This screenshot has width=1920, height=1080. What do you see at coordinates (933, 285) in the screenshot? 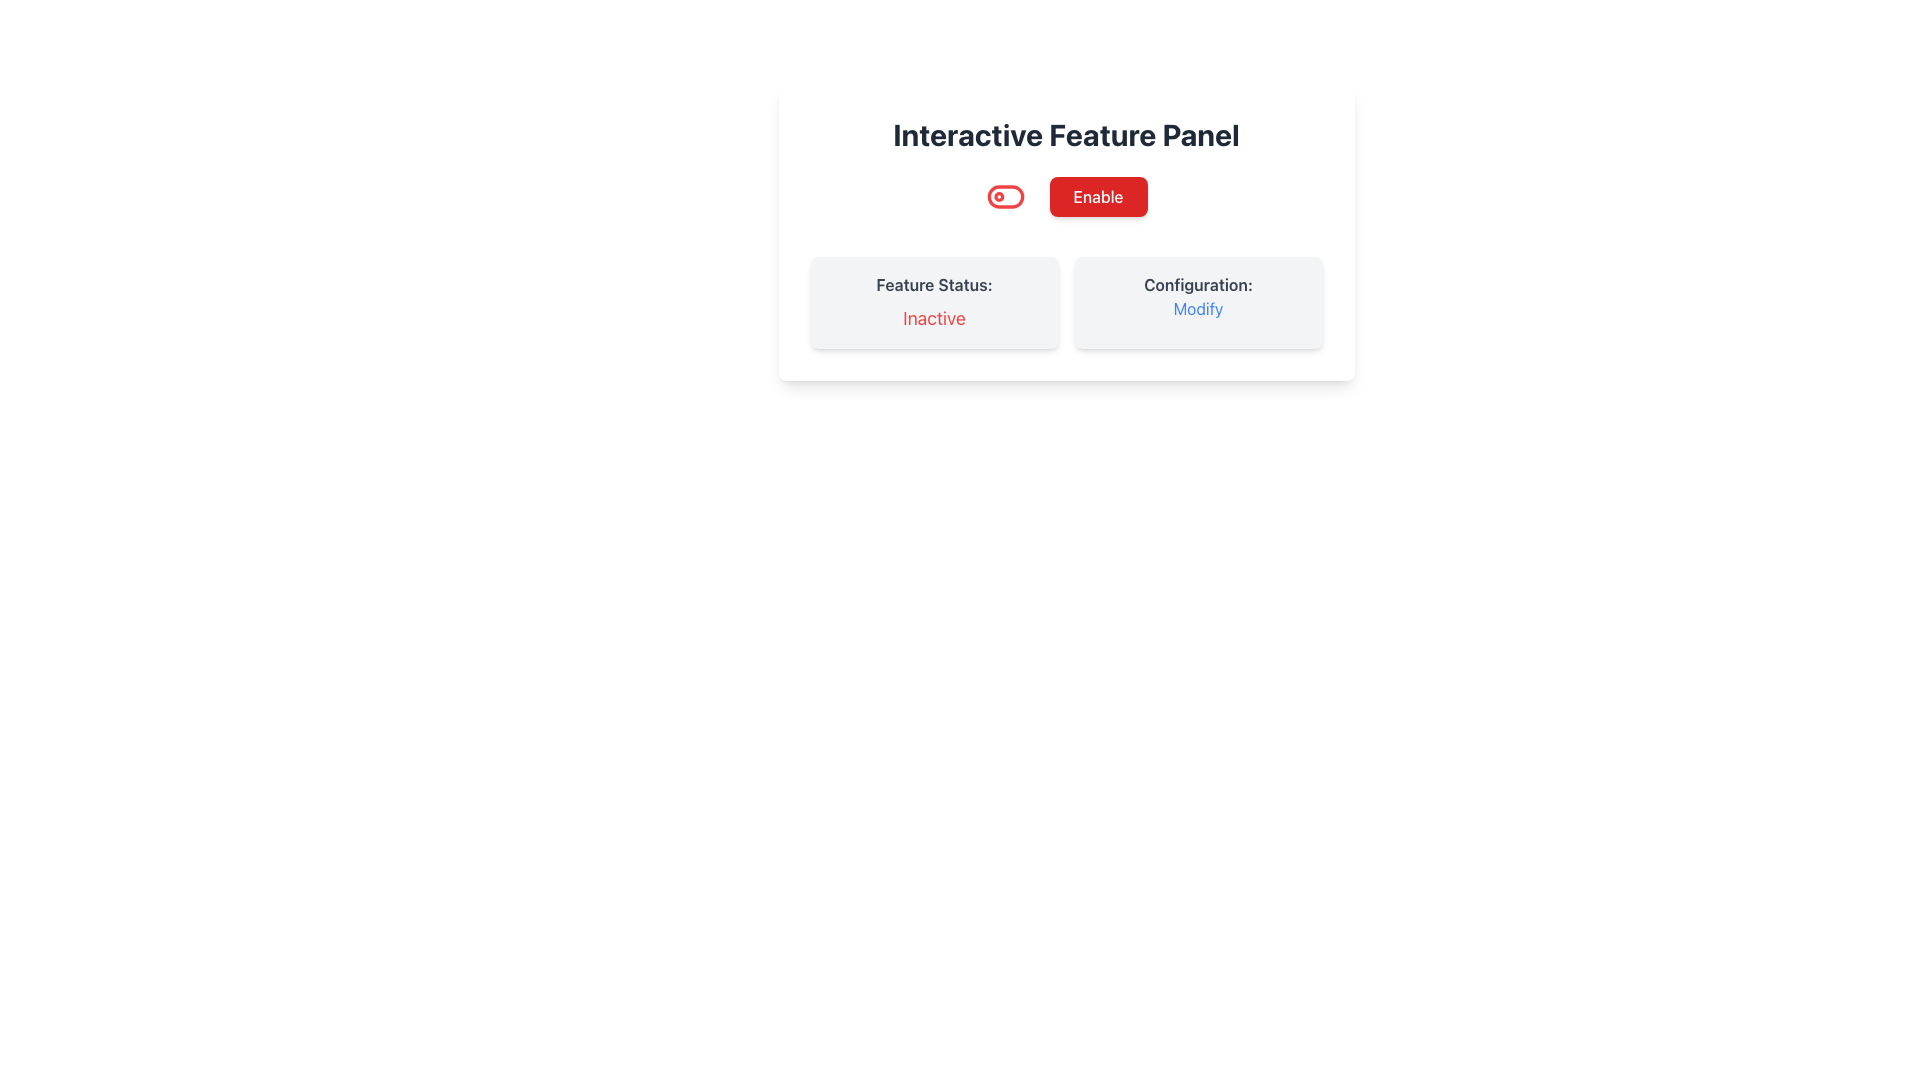
I see `the text label displaying 'Feature Status:' which is styled in bold medium-gray font on a lighter gray background` at bounding box center [933, 285].